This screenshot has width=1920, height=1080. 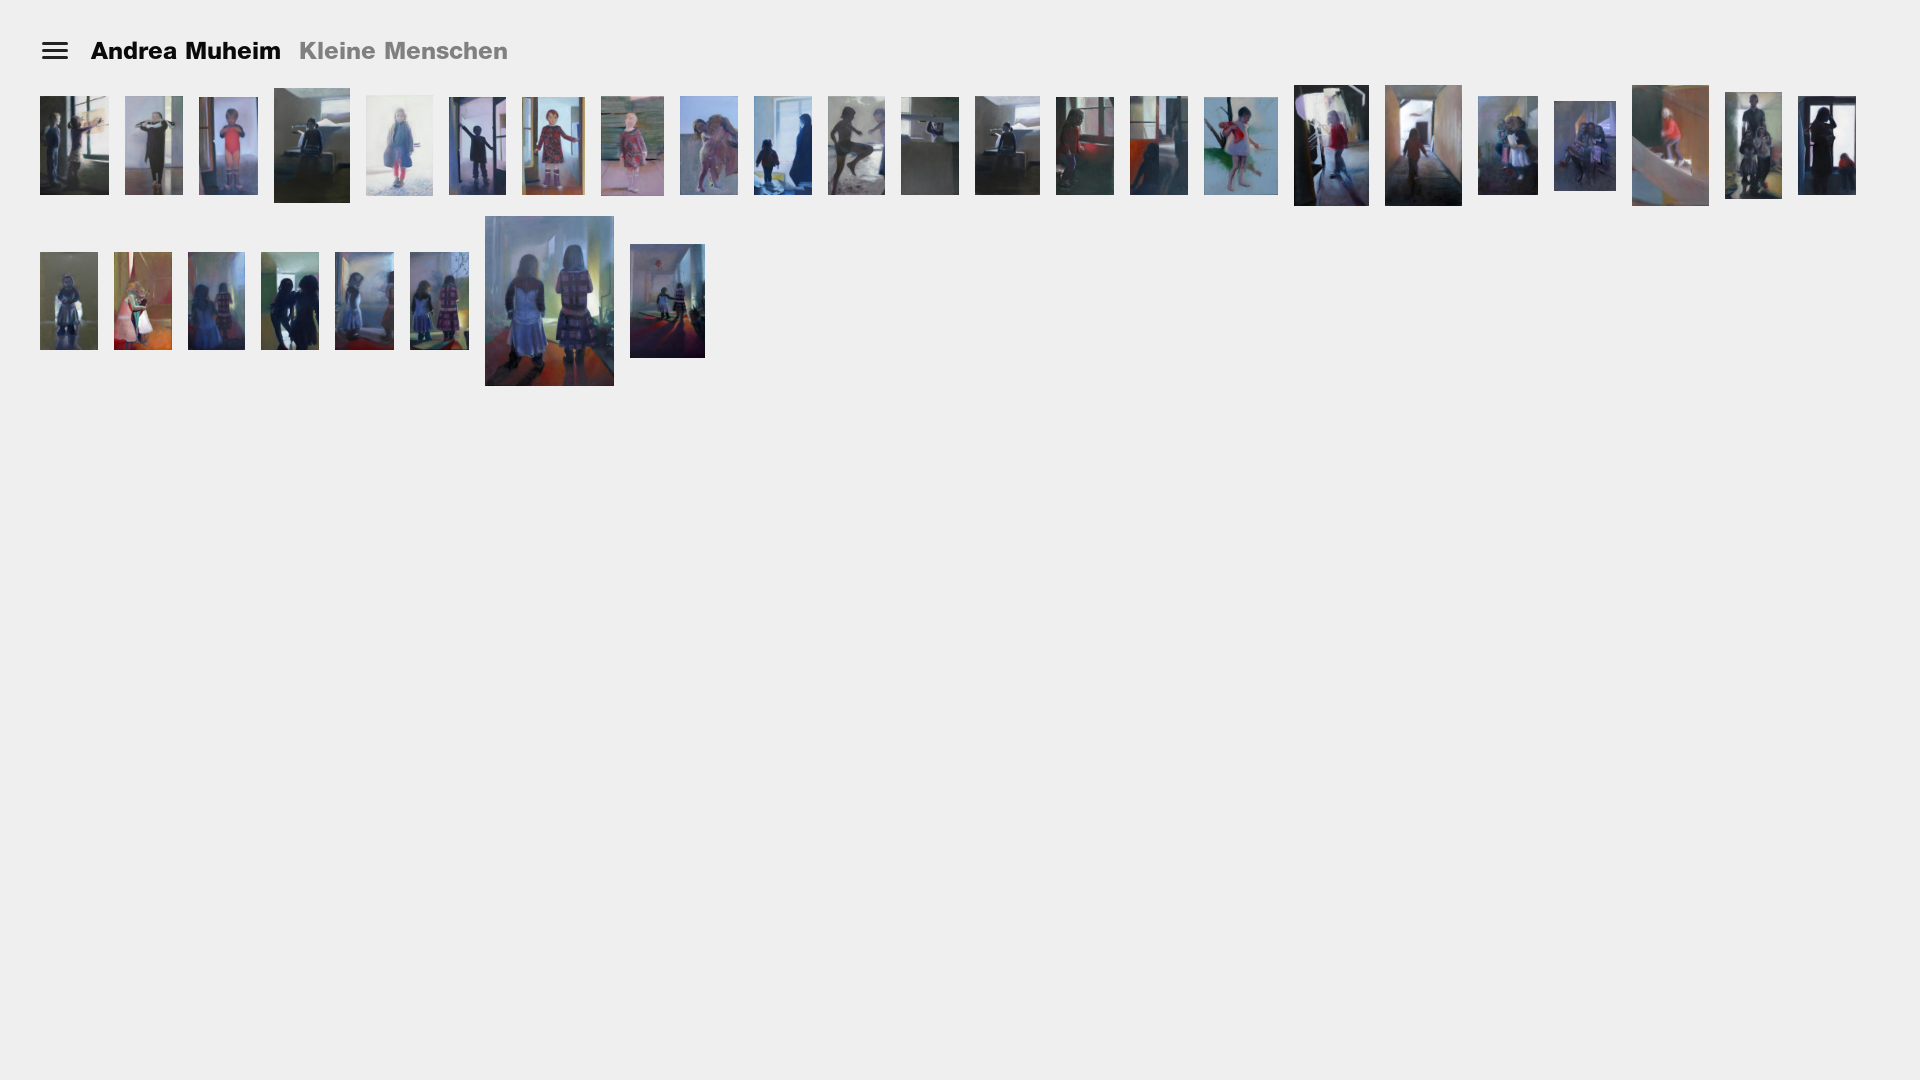 I want to click on 'Andrea Muheim', so click(x=186, y=50).